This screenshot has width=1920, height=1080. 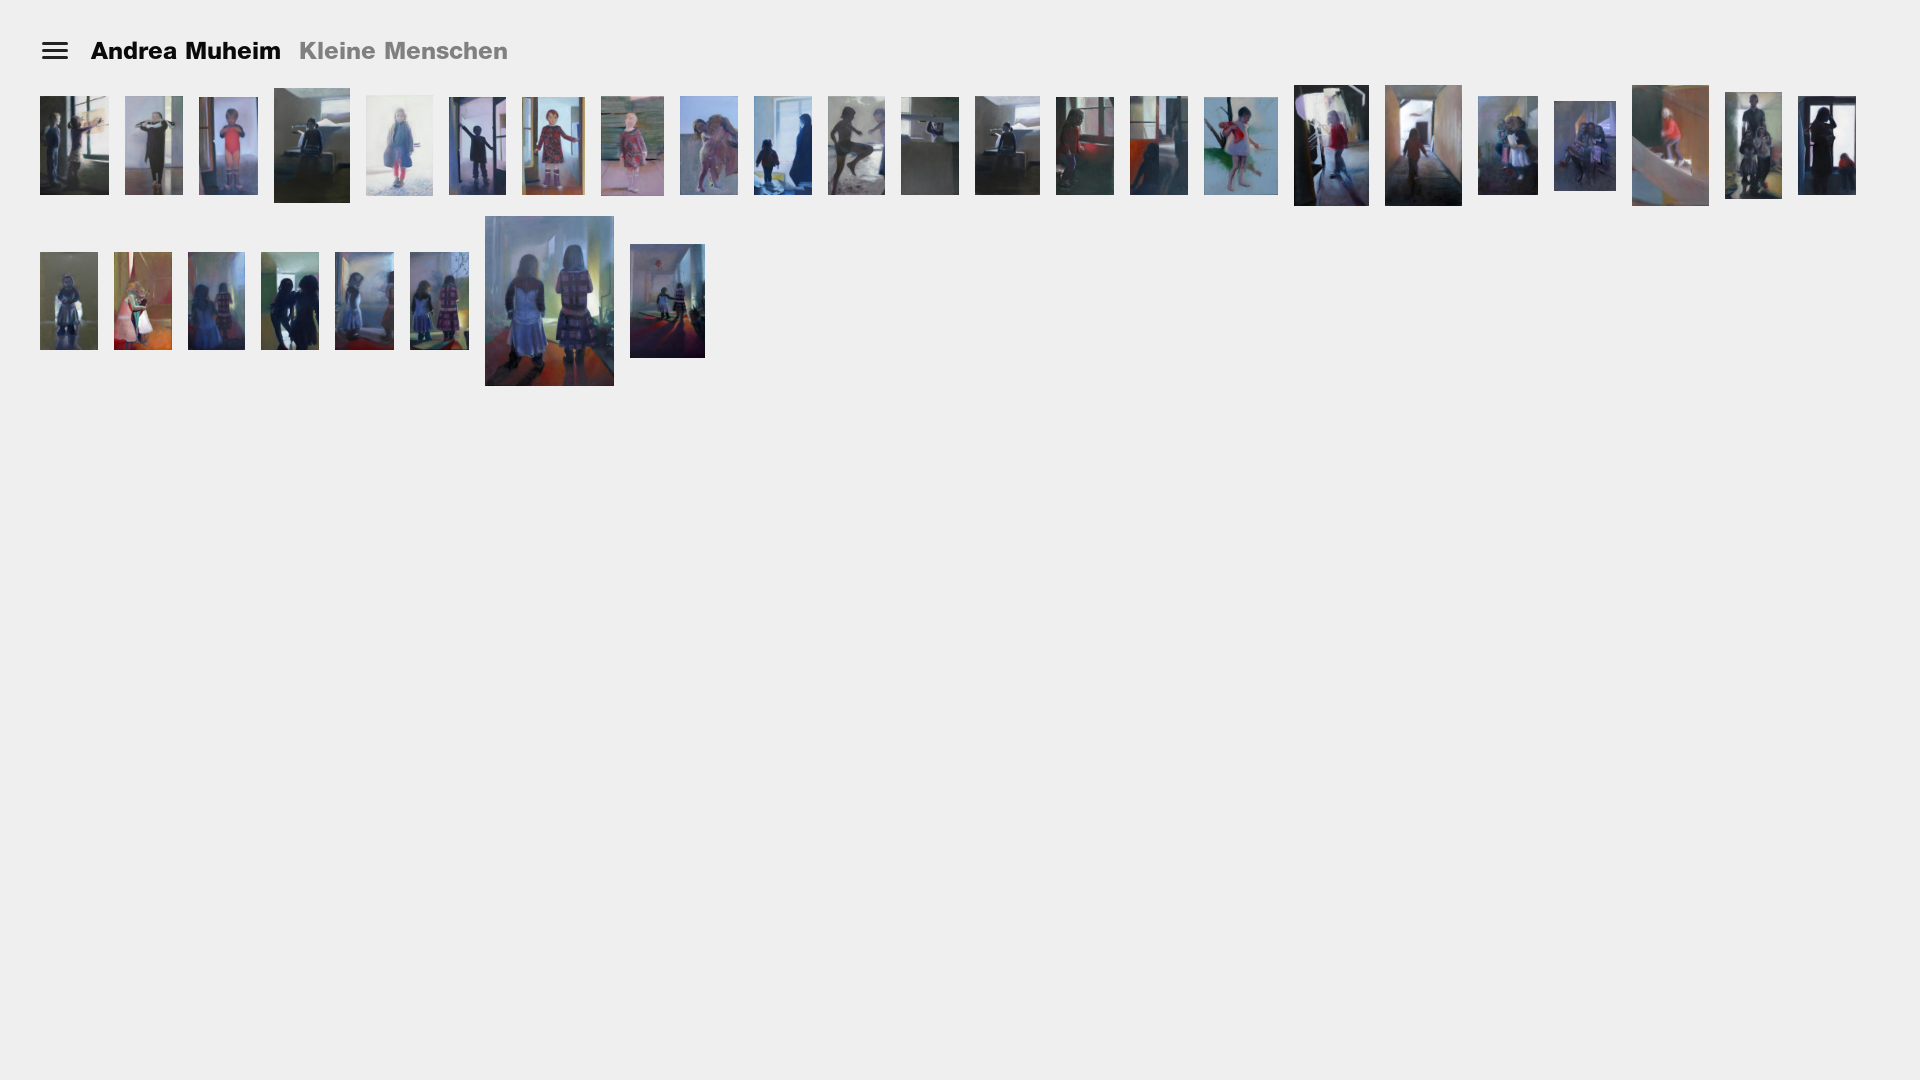 I want to click on 'Andrea Muheim', so click(x=186, y=50).